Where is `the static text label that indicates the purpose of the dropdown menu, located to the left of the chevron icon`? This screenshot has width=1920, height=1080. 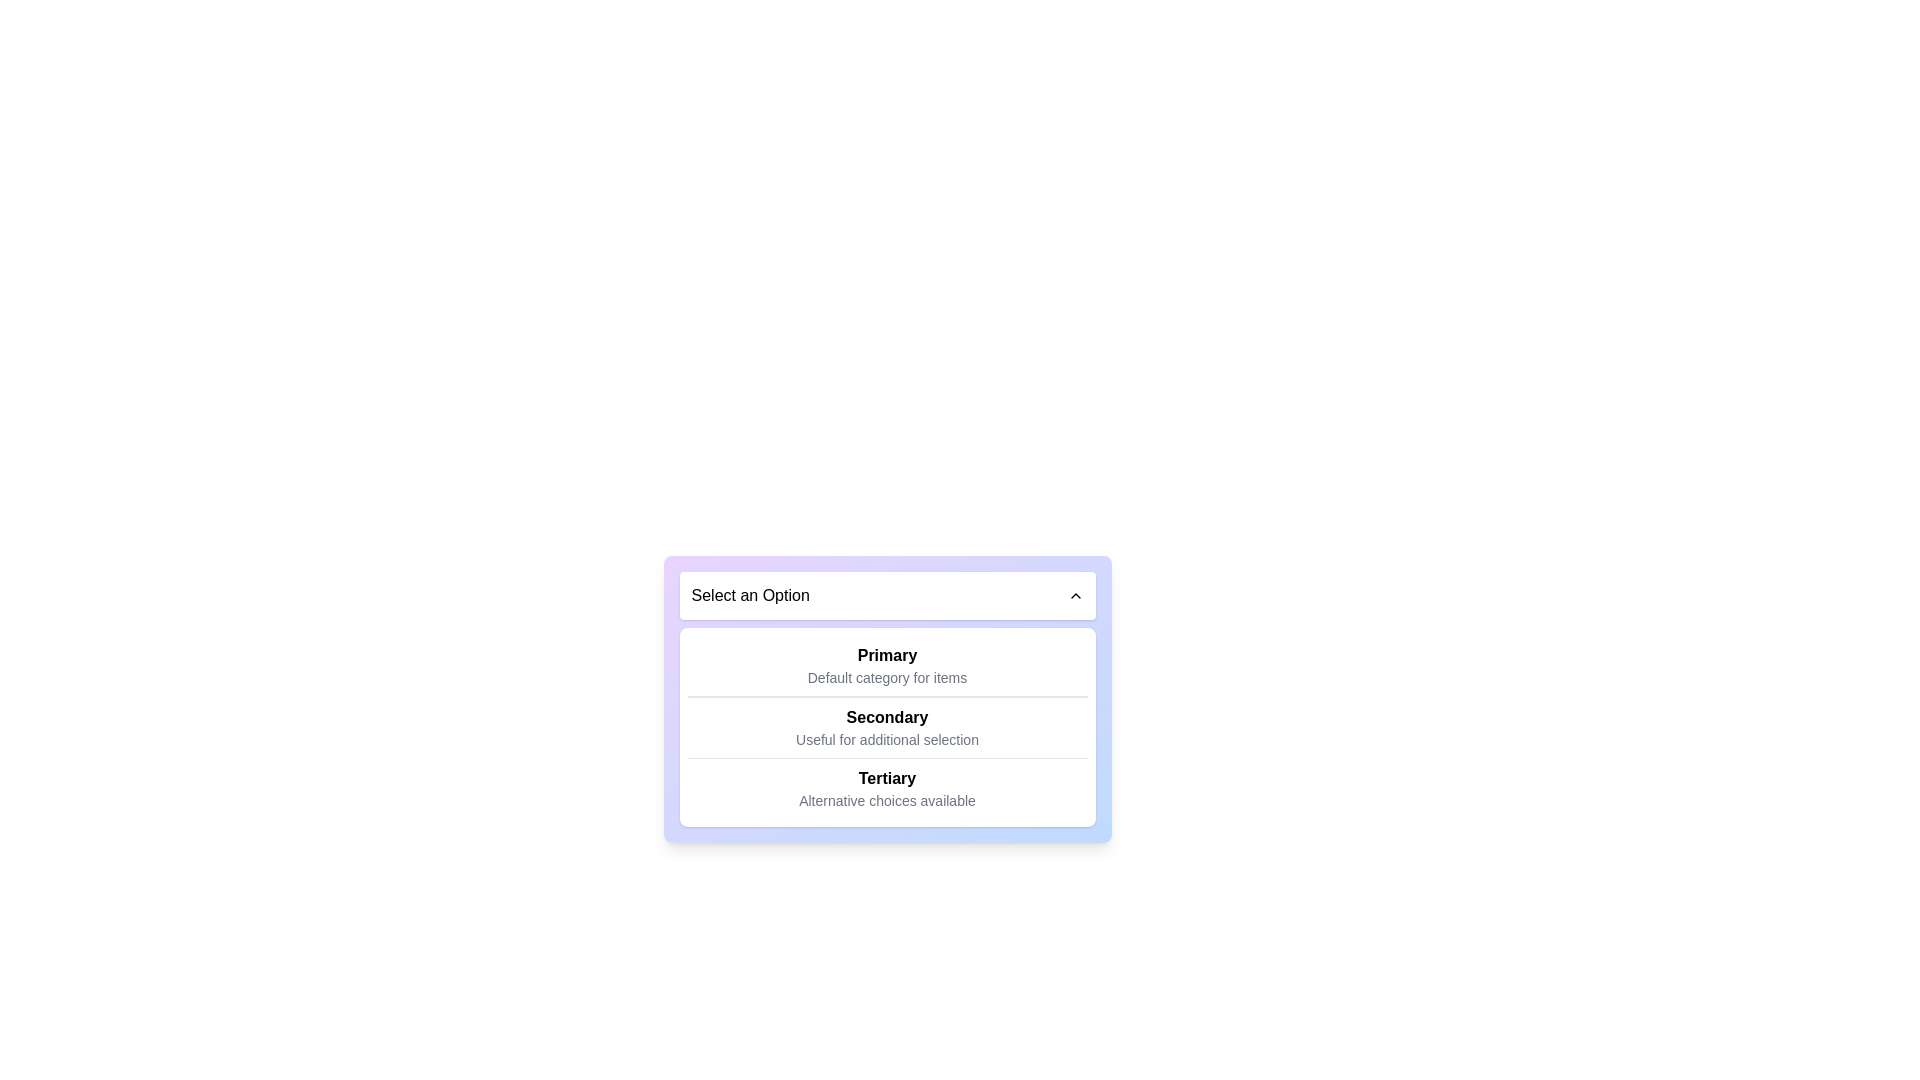 the static text label that indicates the purpose of the dropdown menu, located to the left of the chevron icon is located at coordinates (749, 595).